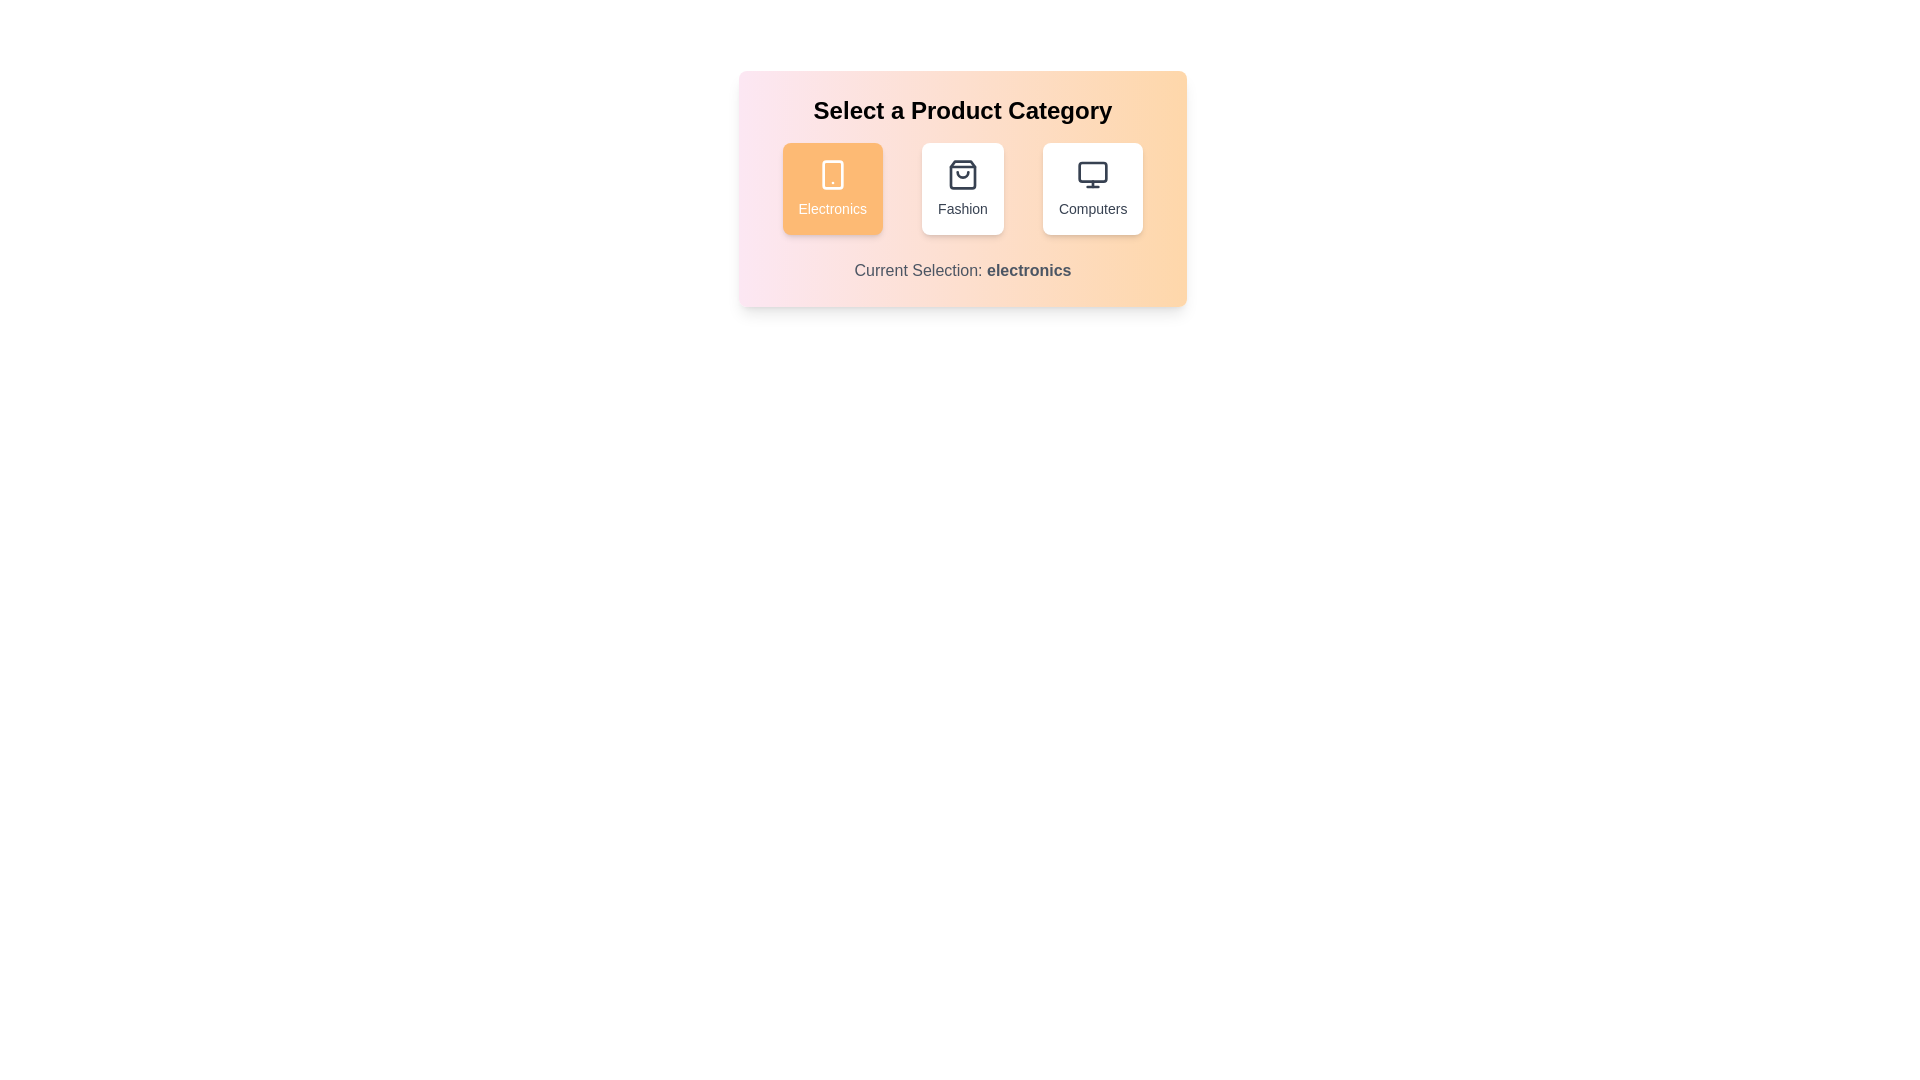 The height and width of the screenshot is (1080, 1920). Describe the element at coordinates (832, 189) in the screenshot. I see `the 'Electronics' button to select the Electronics category` at that location.